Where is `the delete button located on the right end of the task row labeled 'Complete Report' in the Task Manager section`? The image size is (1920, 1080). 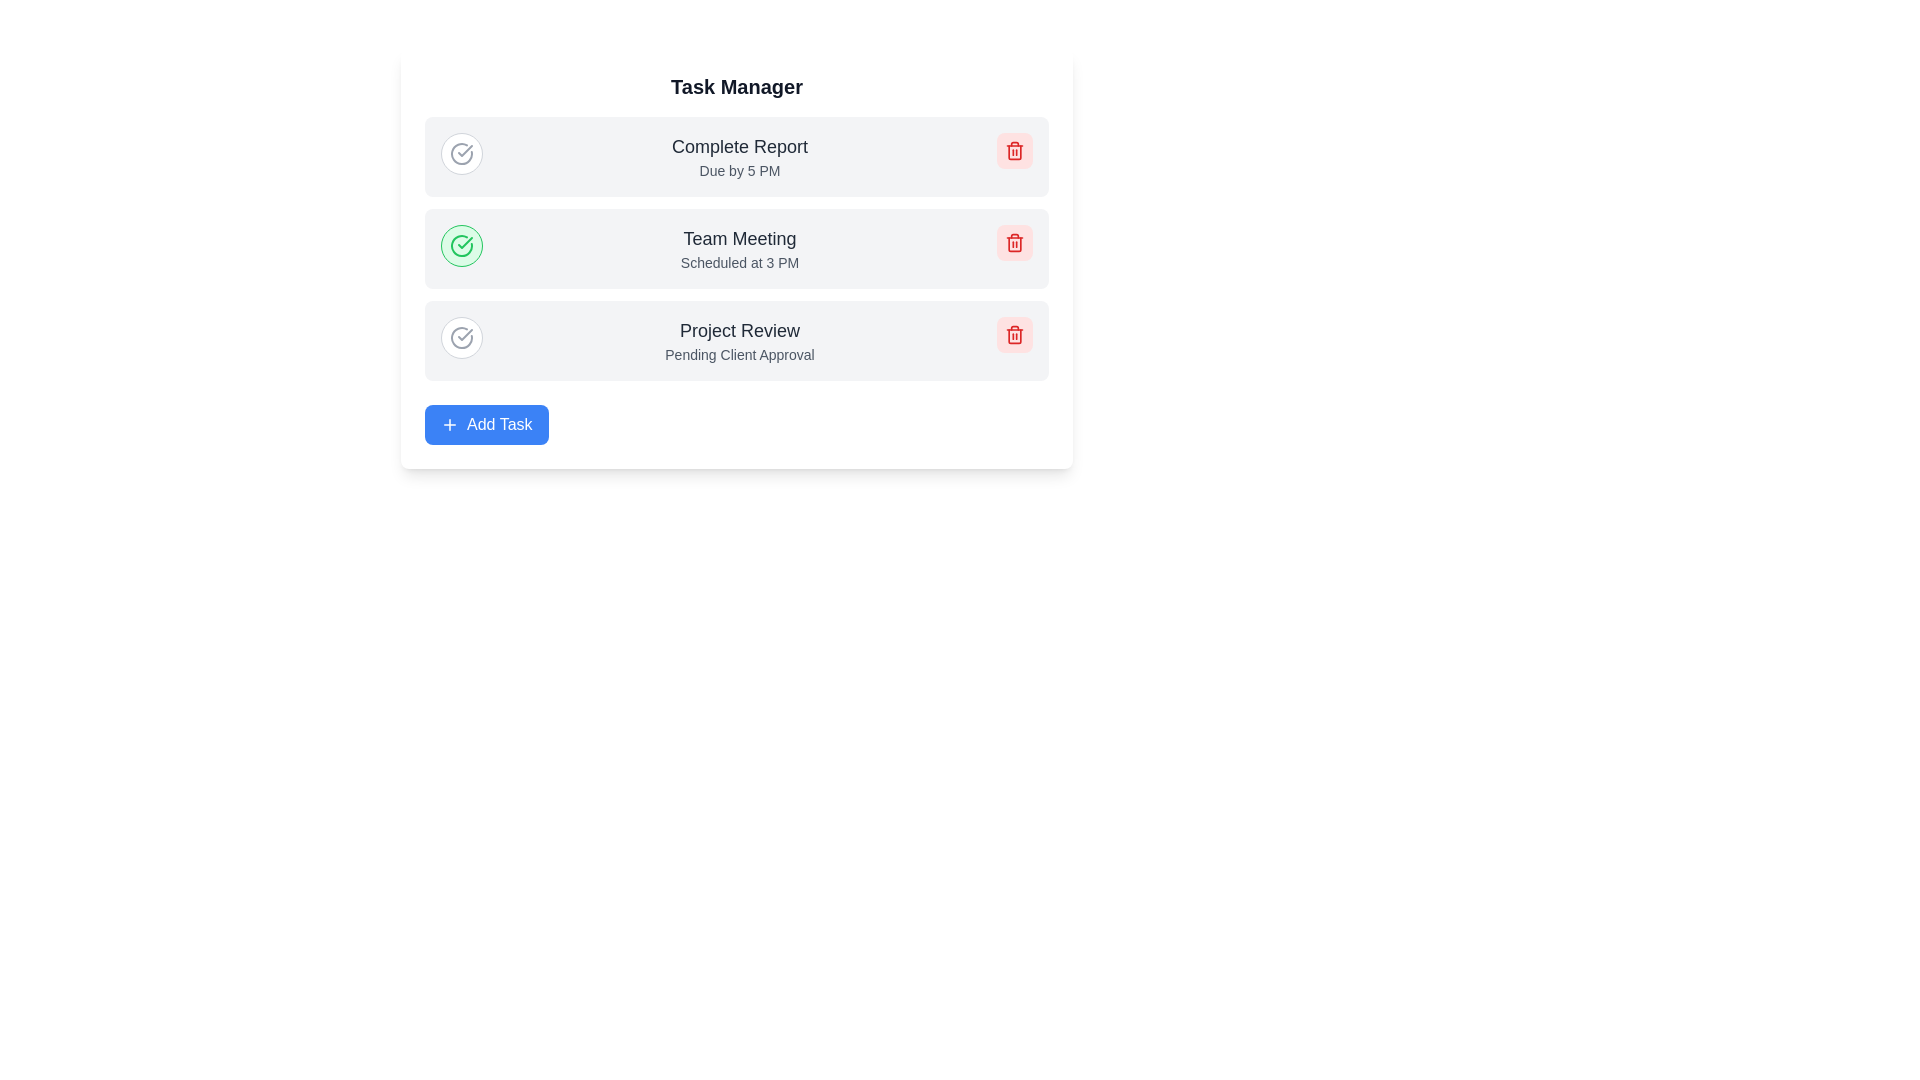
the delete button located on the right end of the task row labeled 'Complete Report' in the Task Manager section is located at coordinates (1014, 149).